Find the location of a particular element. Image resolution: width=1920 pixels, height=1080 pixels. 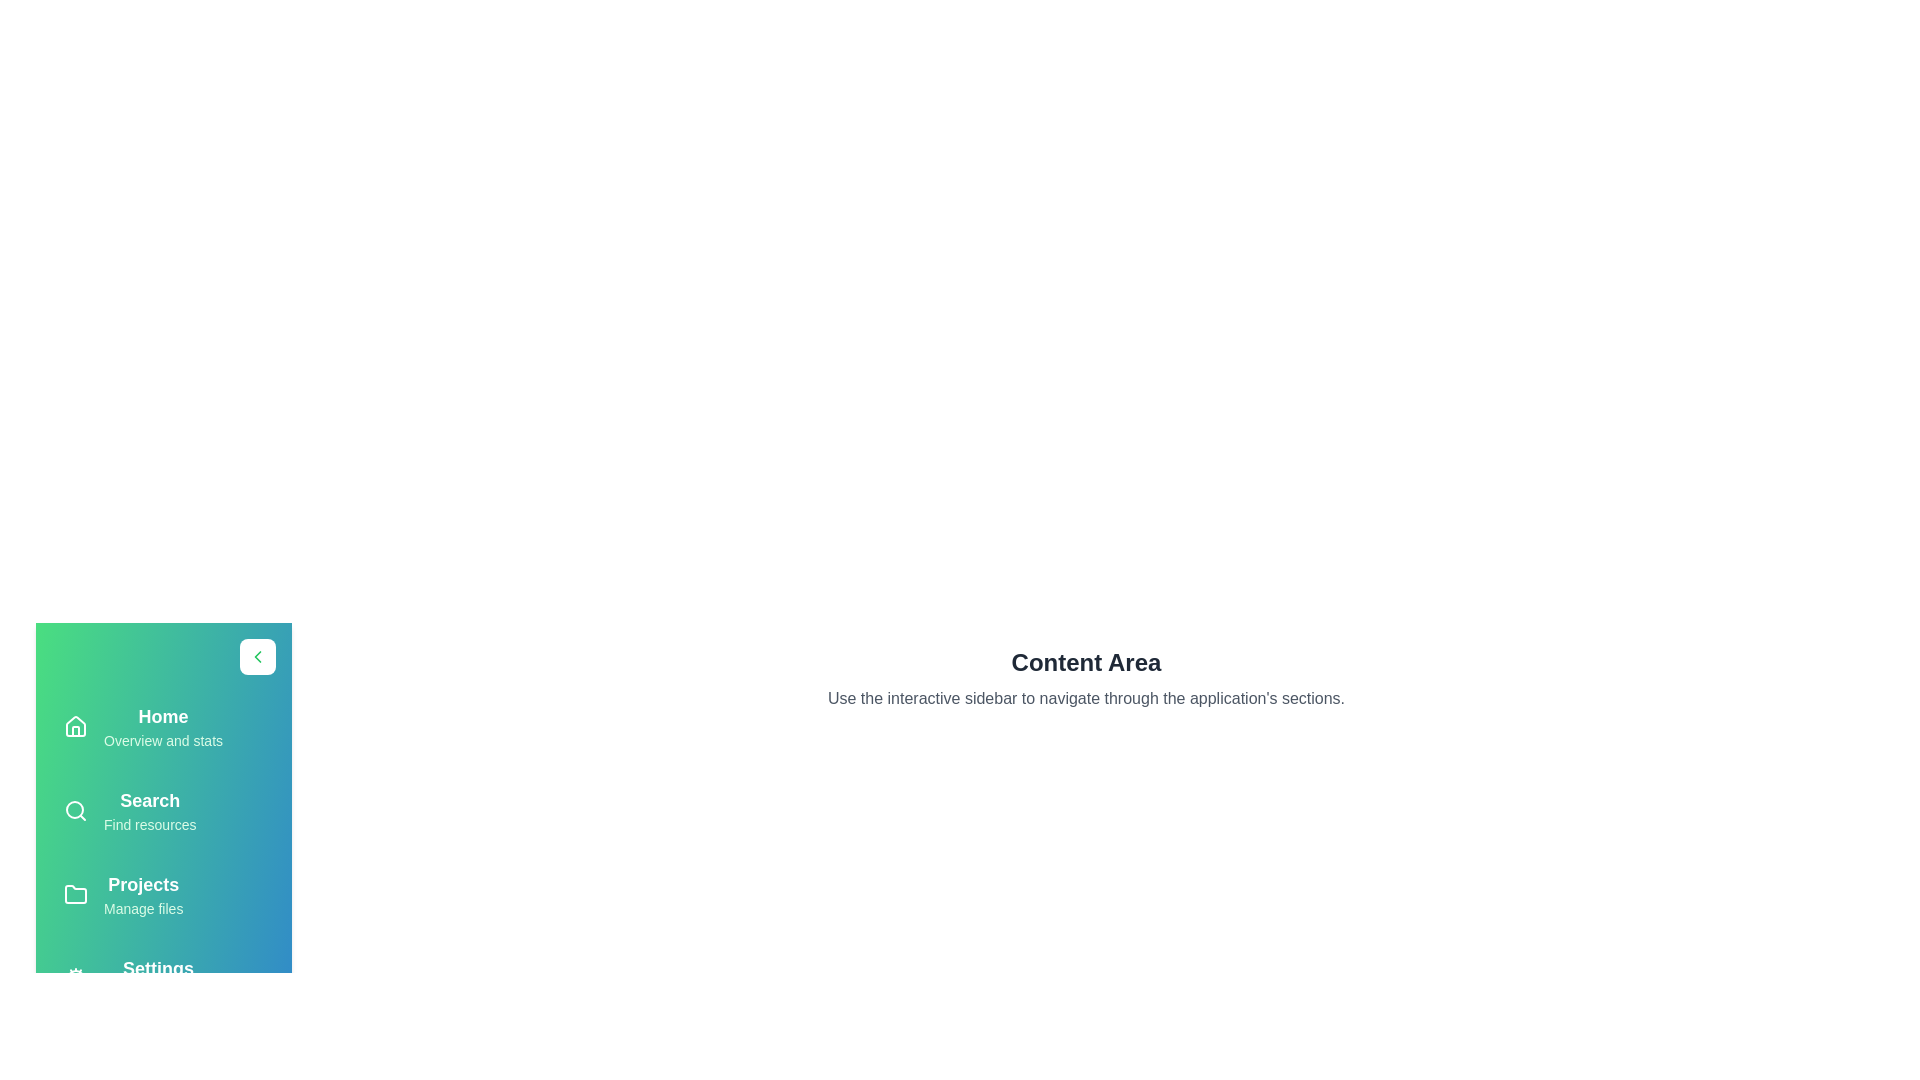

the menu item Settings to highlight it is located at coordinates (163, 978).